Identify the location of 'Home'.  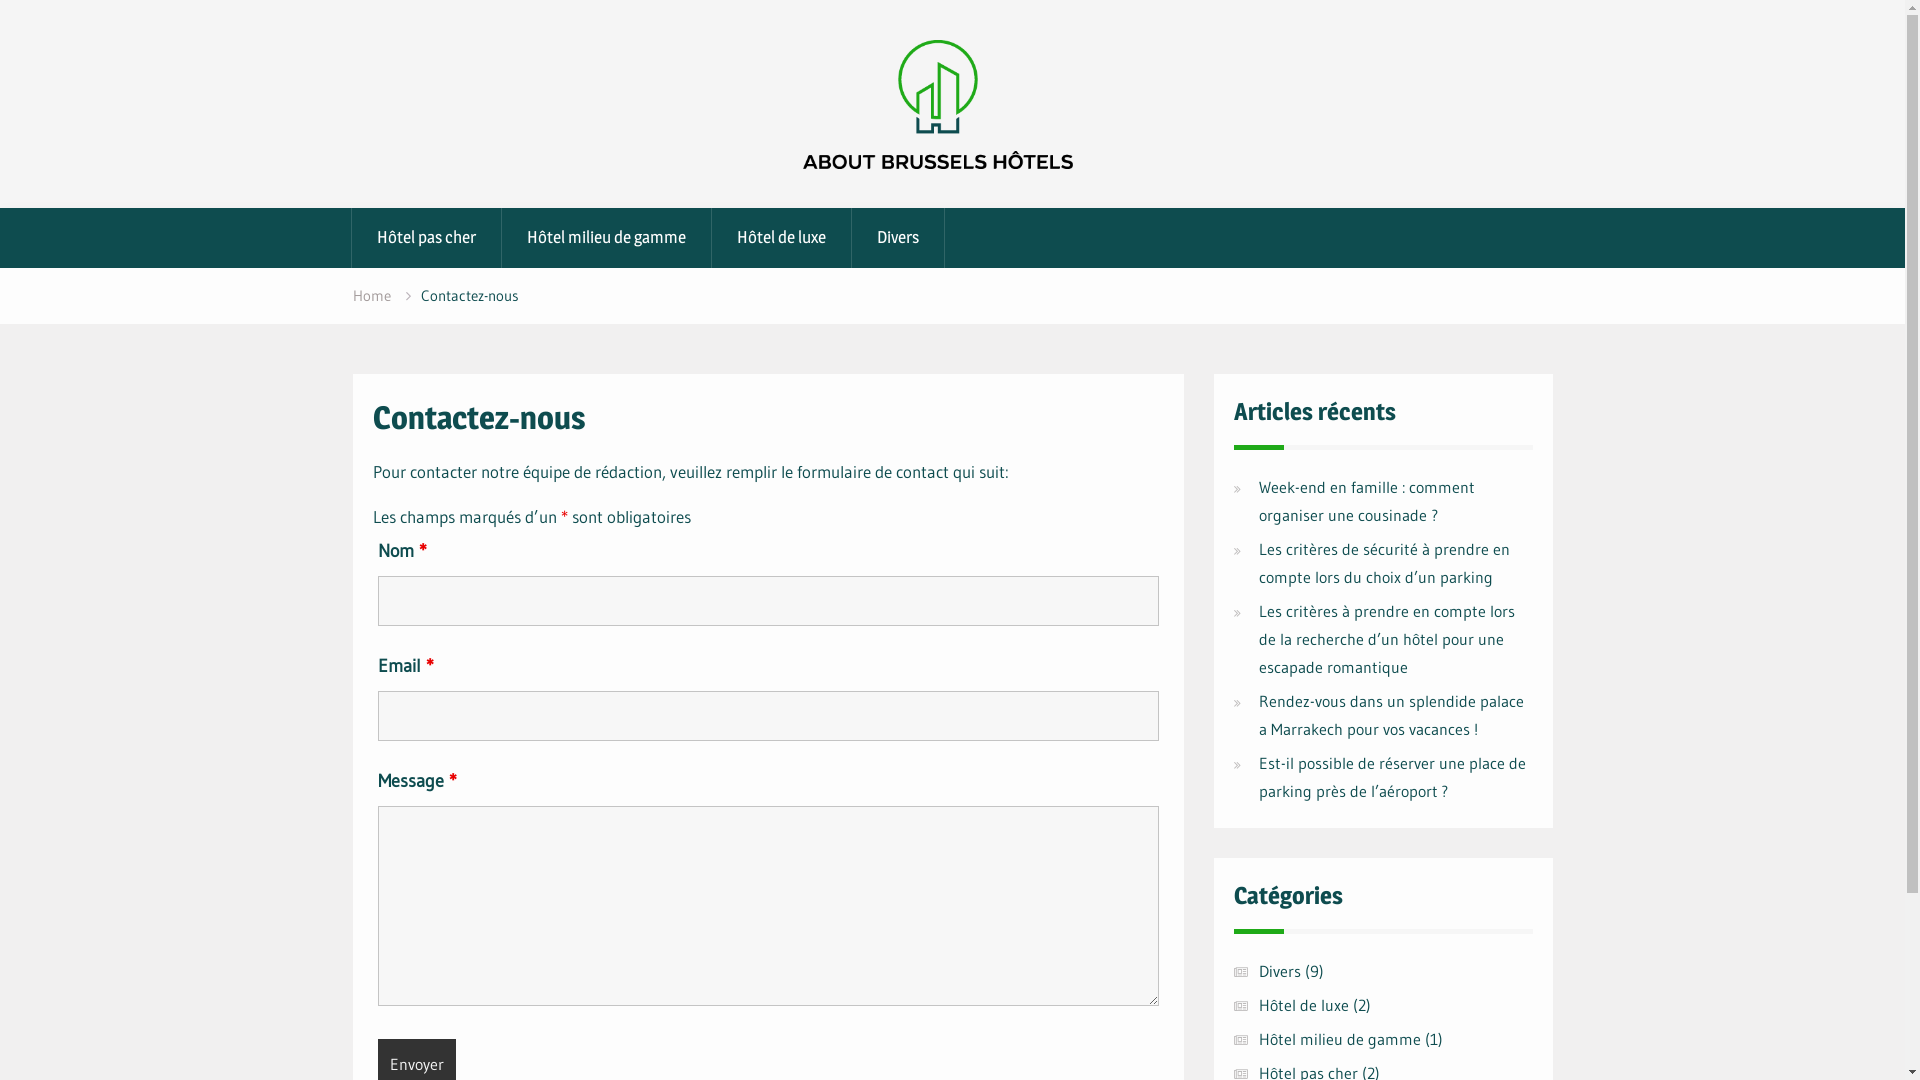
(370, 295).